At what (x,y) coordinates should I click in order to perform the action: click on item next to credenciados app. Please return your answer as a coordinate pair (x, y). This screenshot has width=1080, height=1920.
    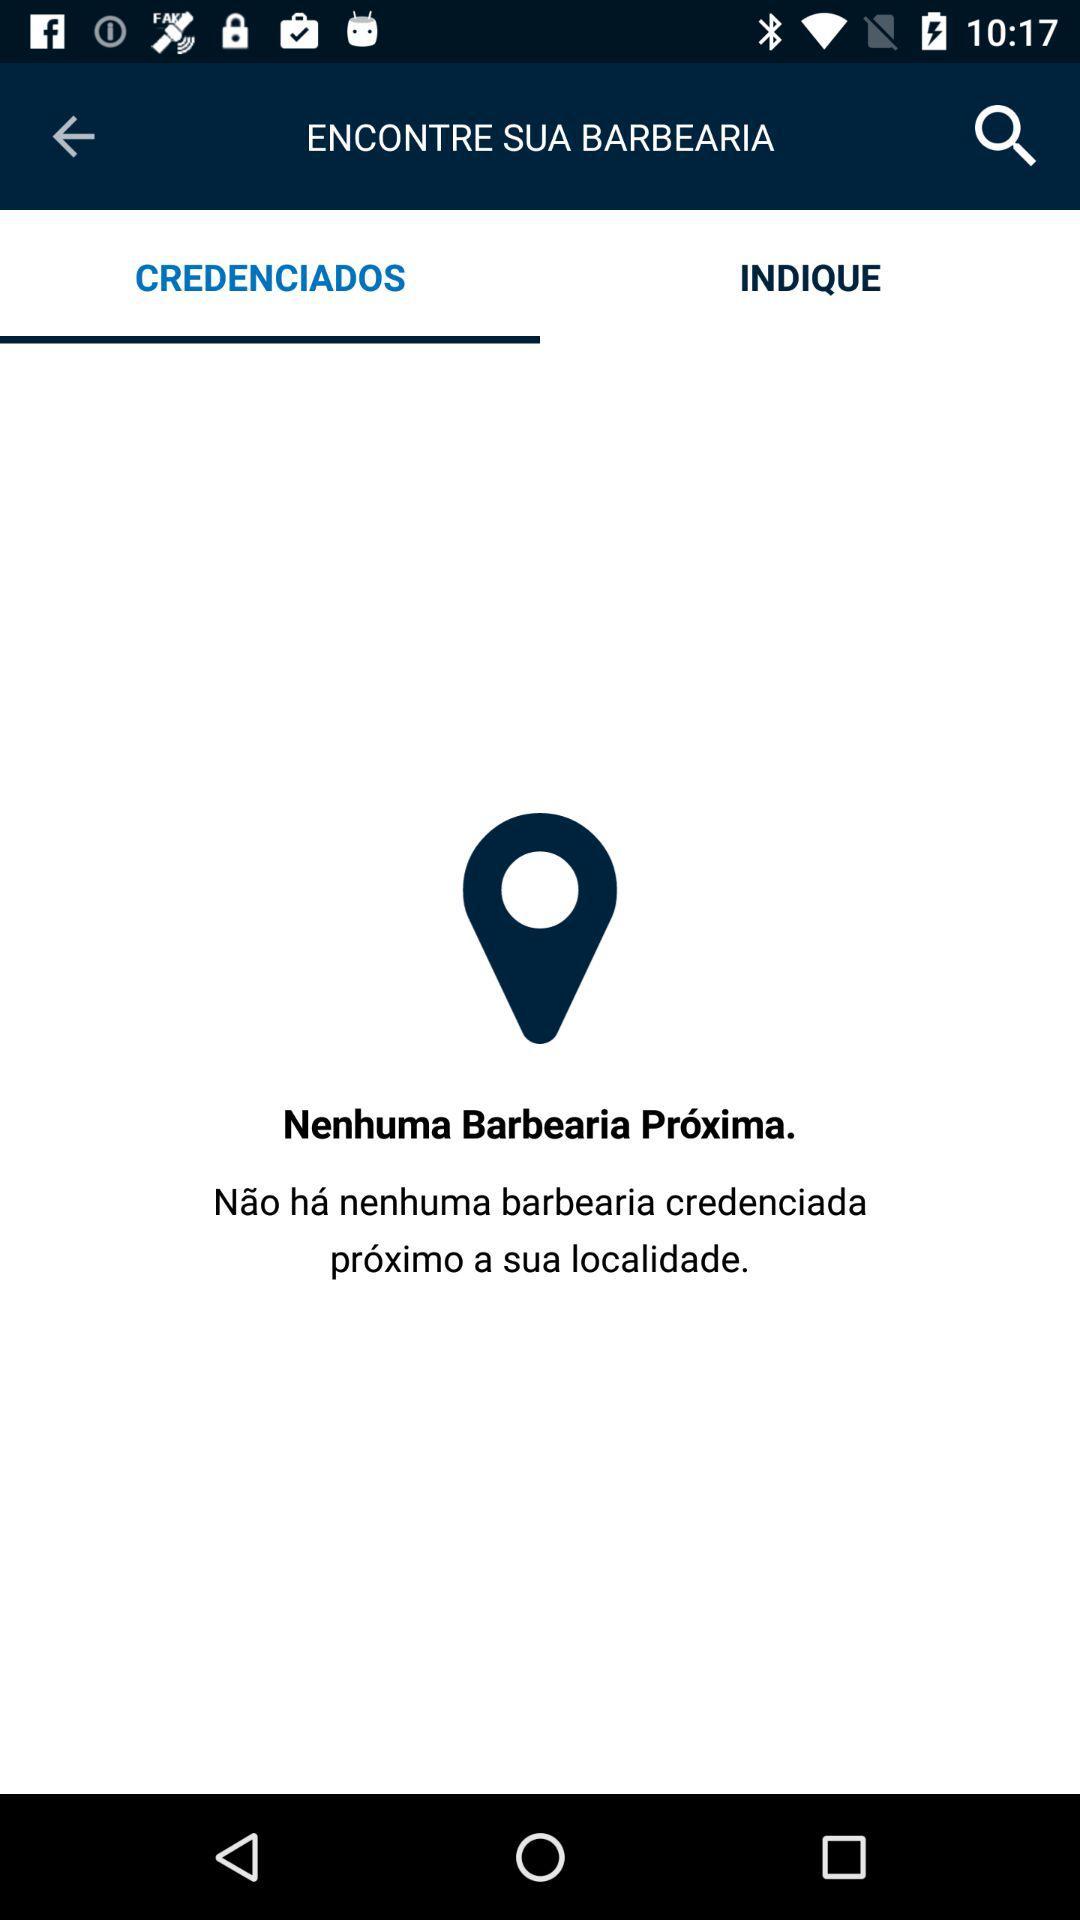
    Looking at the image, I should click on (810, 275).